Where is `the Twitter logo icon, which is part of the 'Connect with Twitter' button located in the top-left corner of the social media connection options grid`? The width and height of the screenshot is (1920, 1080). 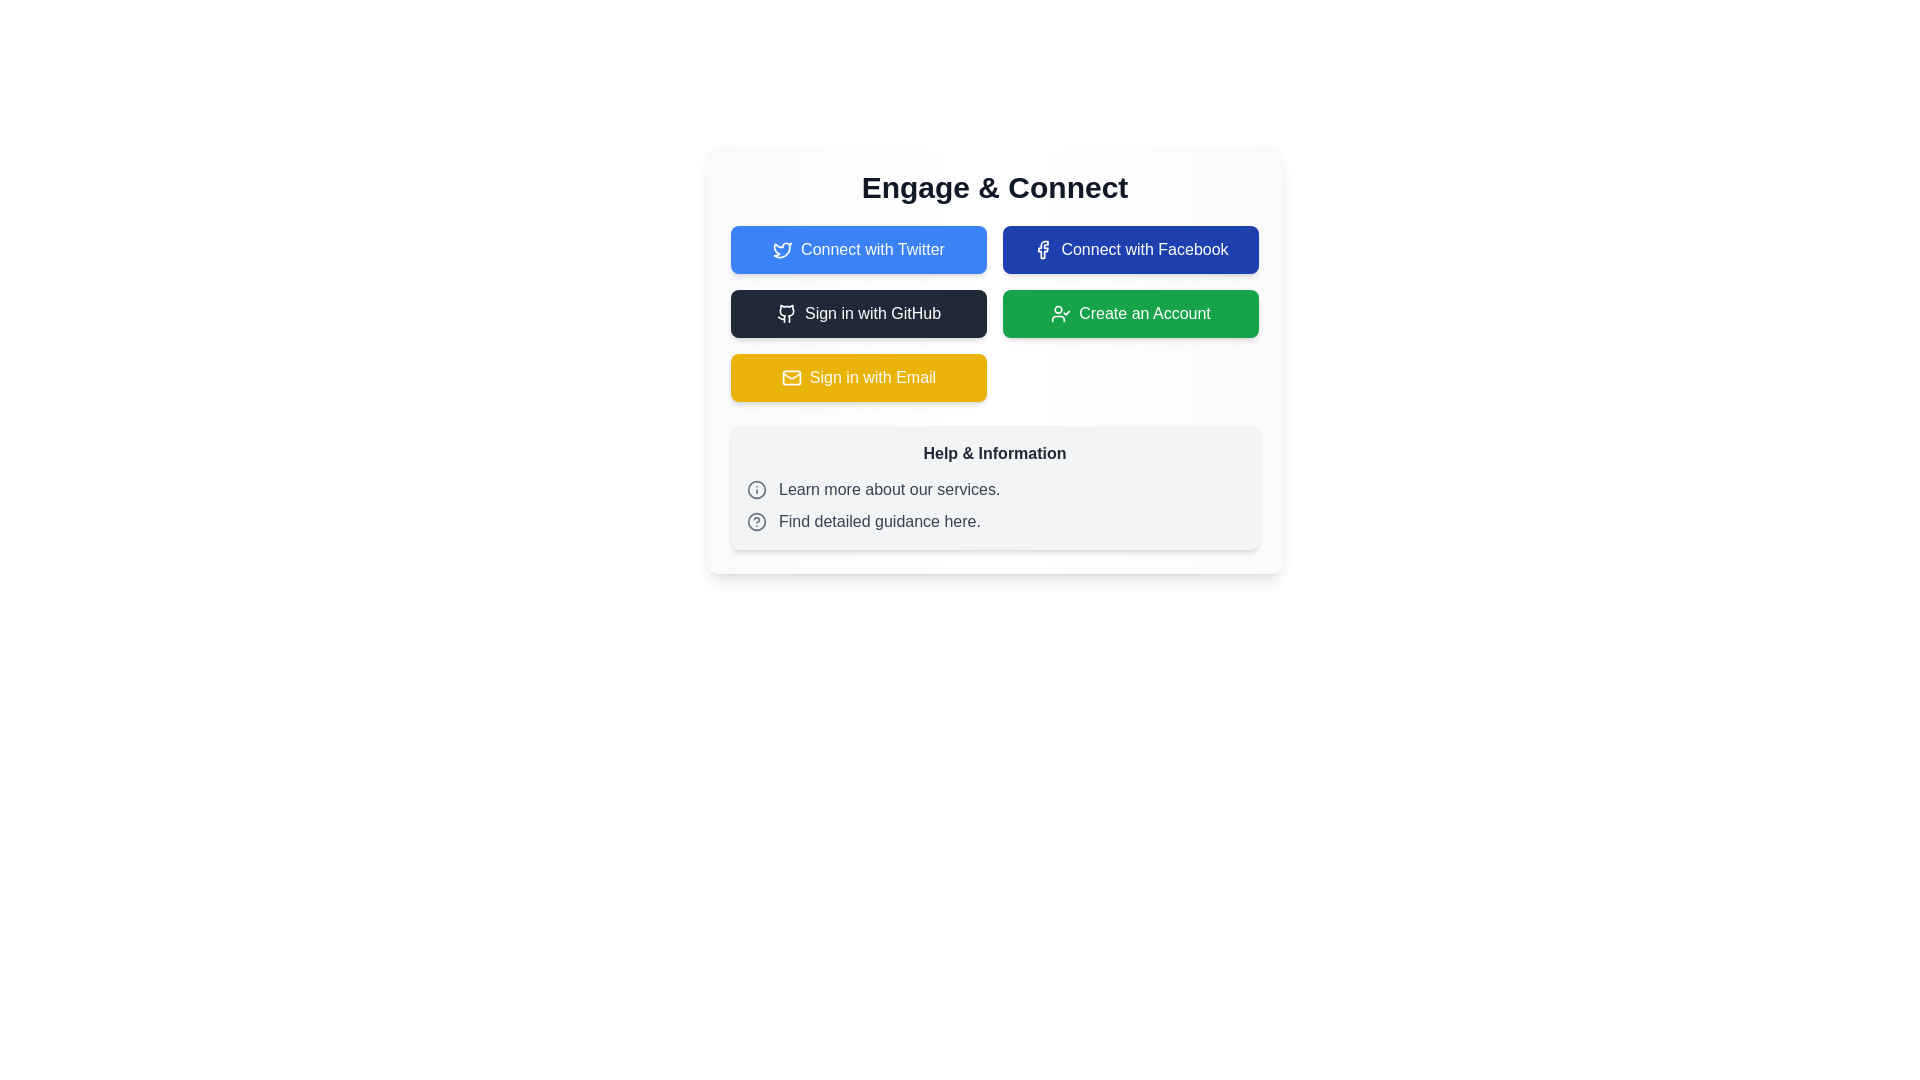
the Twitter logo icon, which is part of the 'Connect with Twitter' button located in the top-left corner of the social media connection options grid is located at coordinates (782, 249).